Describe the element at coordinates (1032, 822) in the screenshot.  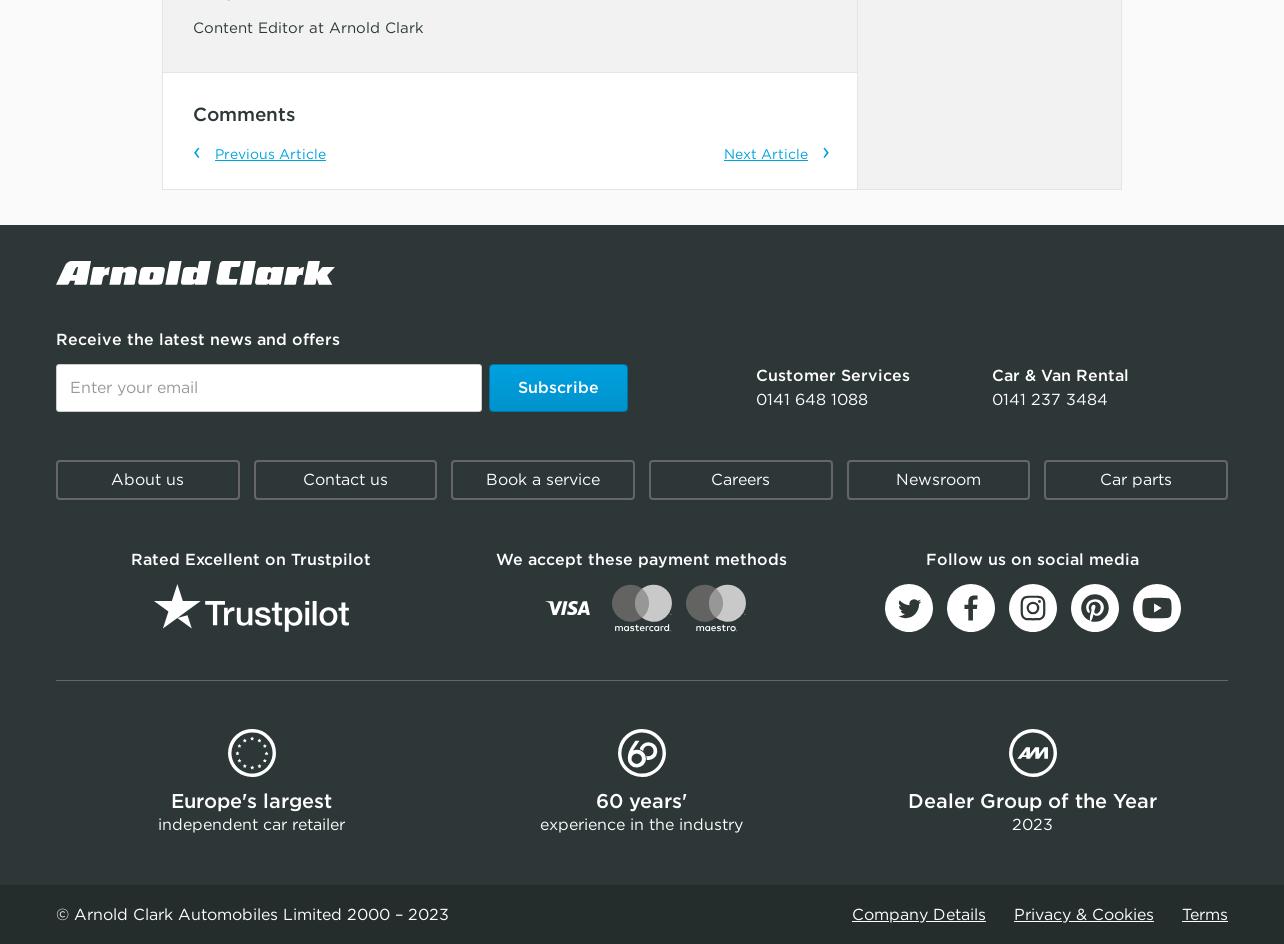
I see `'2023'` at that location.